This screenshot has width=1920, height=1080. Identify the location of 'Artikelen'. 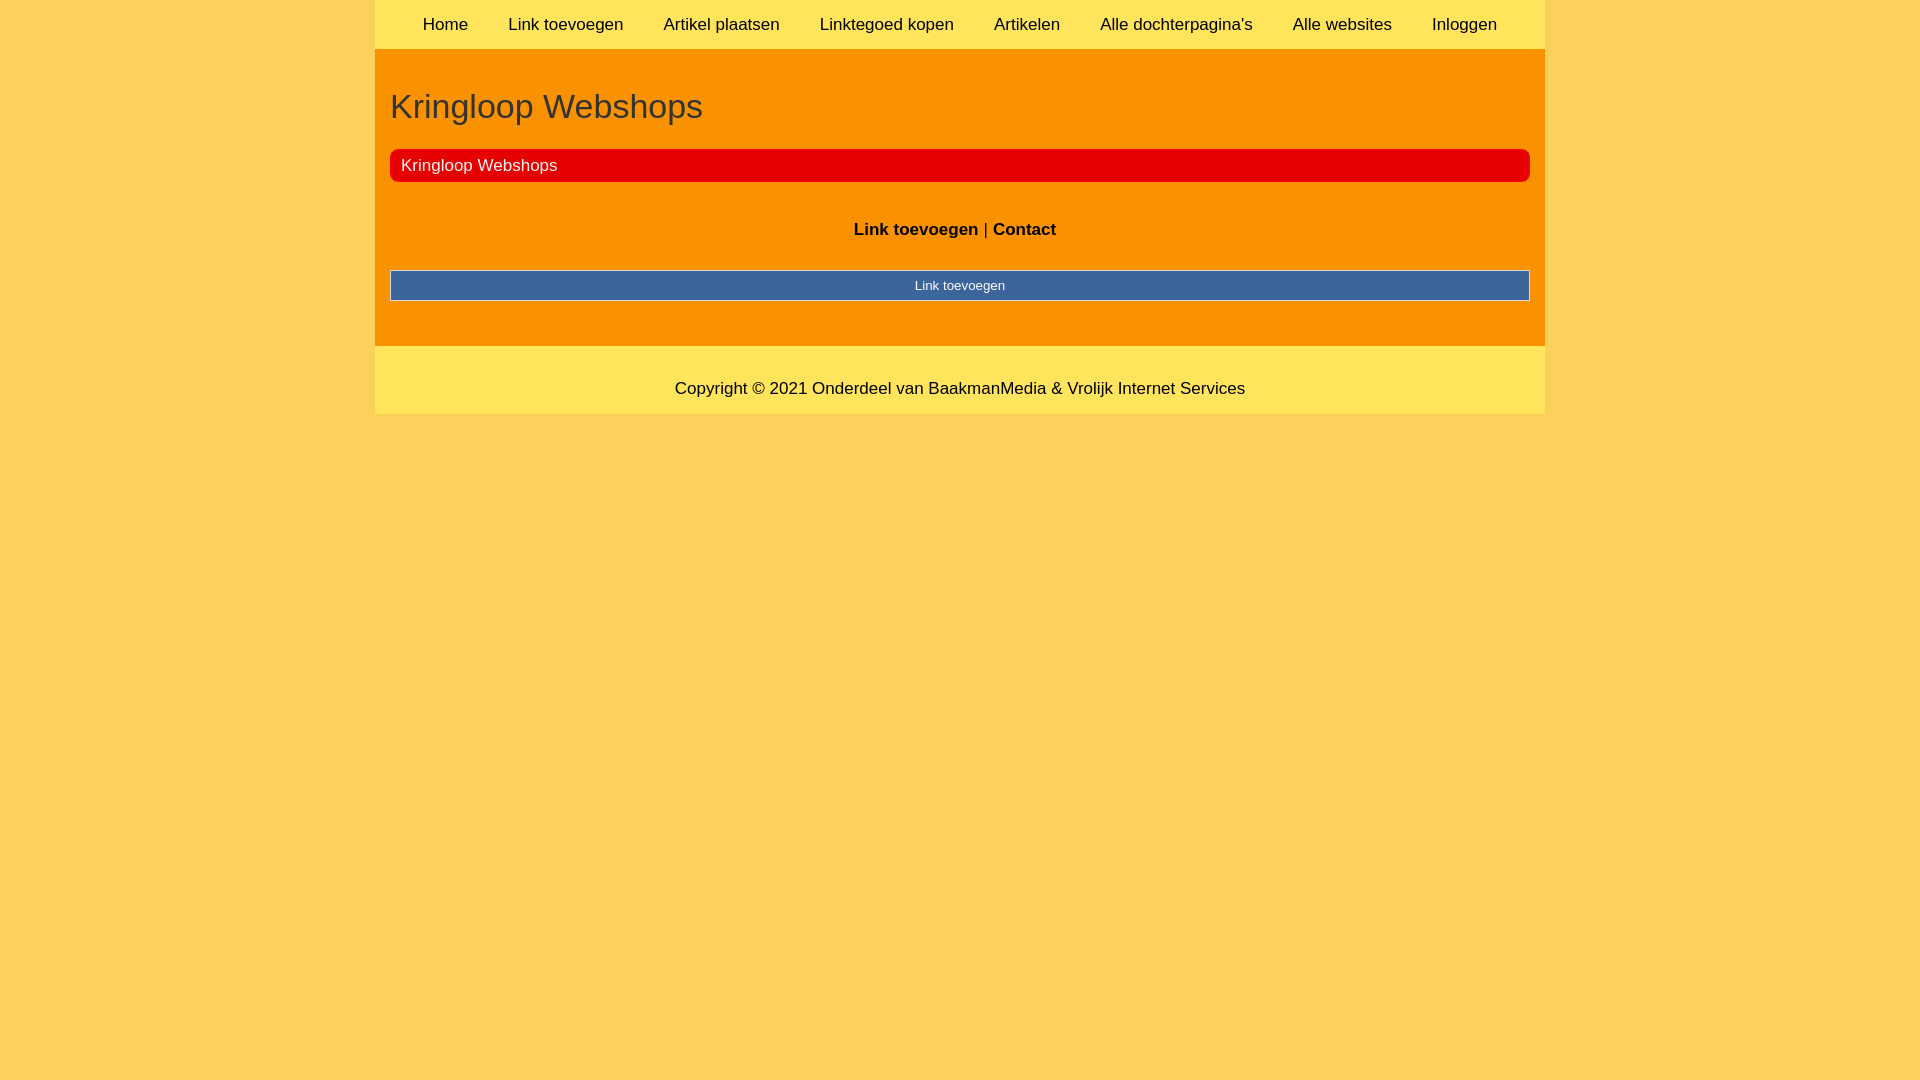
(1027, 24).